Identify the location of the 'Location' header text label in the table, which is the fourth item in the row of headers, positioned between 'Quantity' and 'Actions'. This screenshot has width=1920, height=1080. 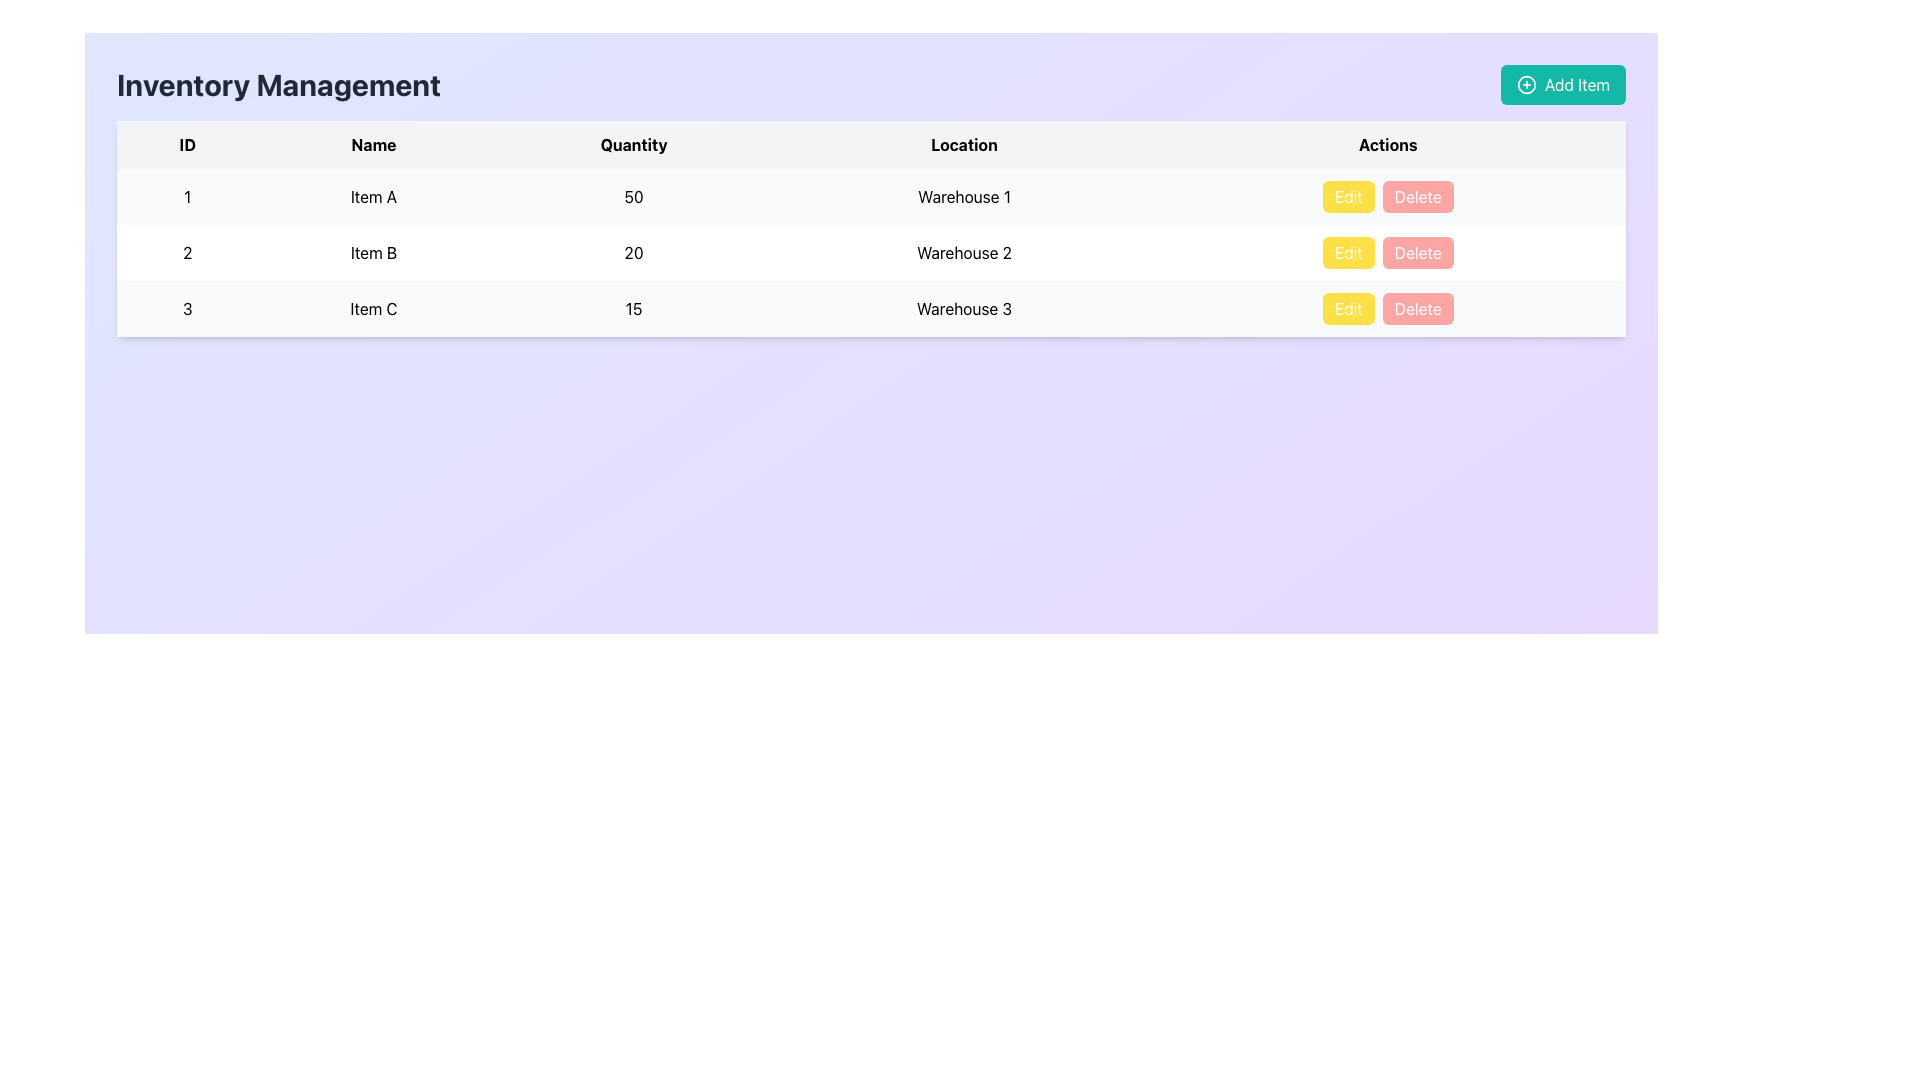
(964, 144).